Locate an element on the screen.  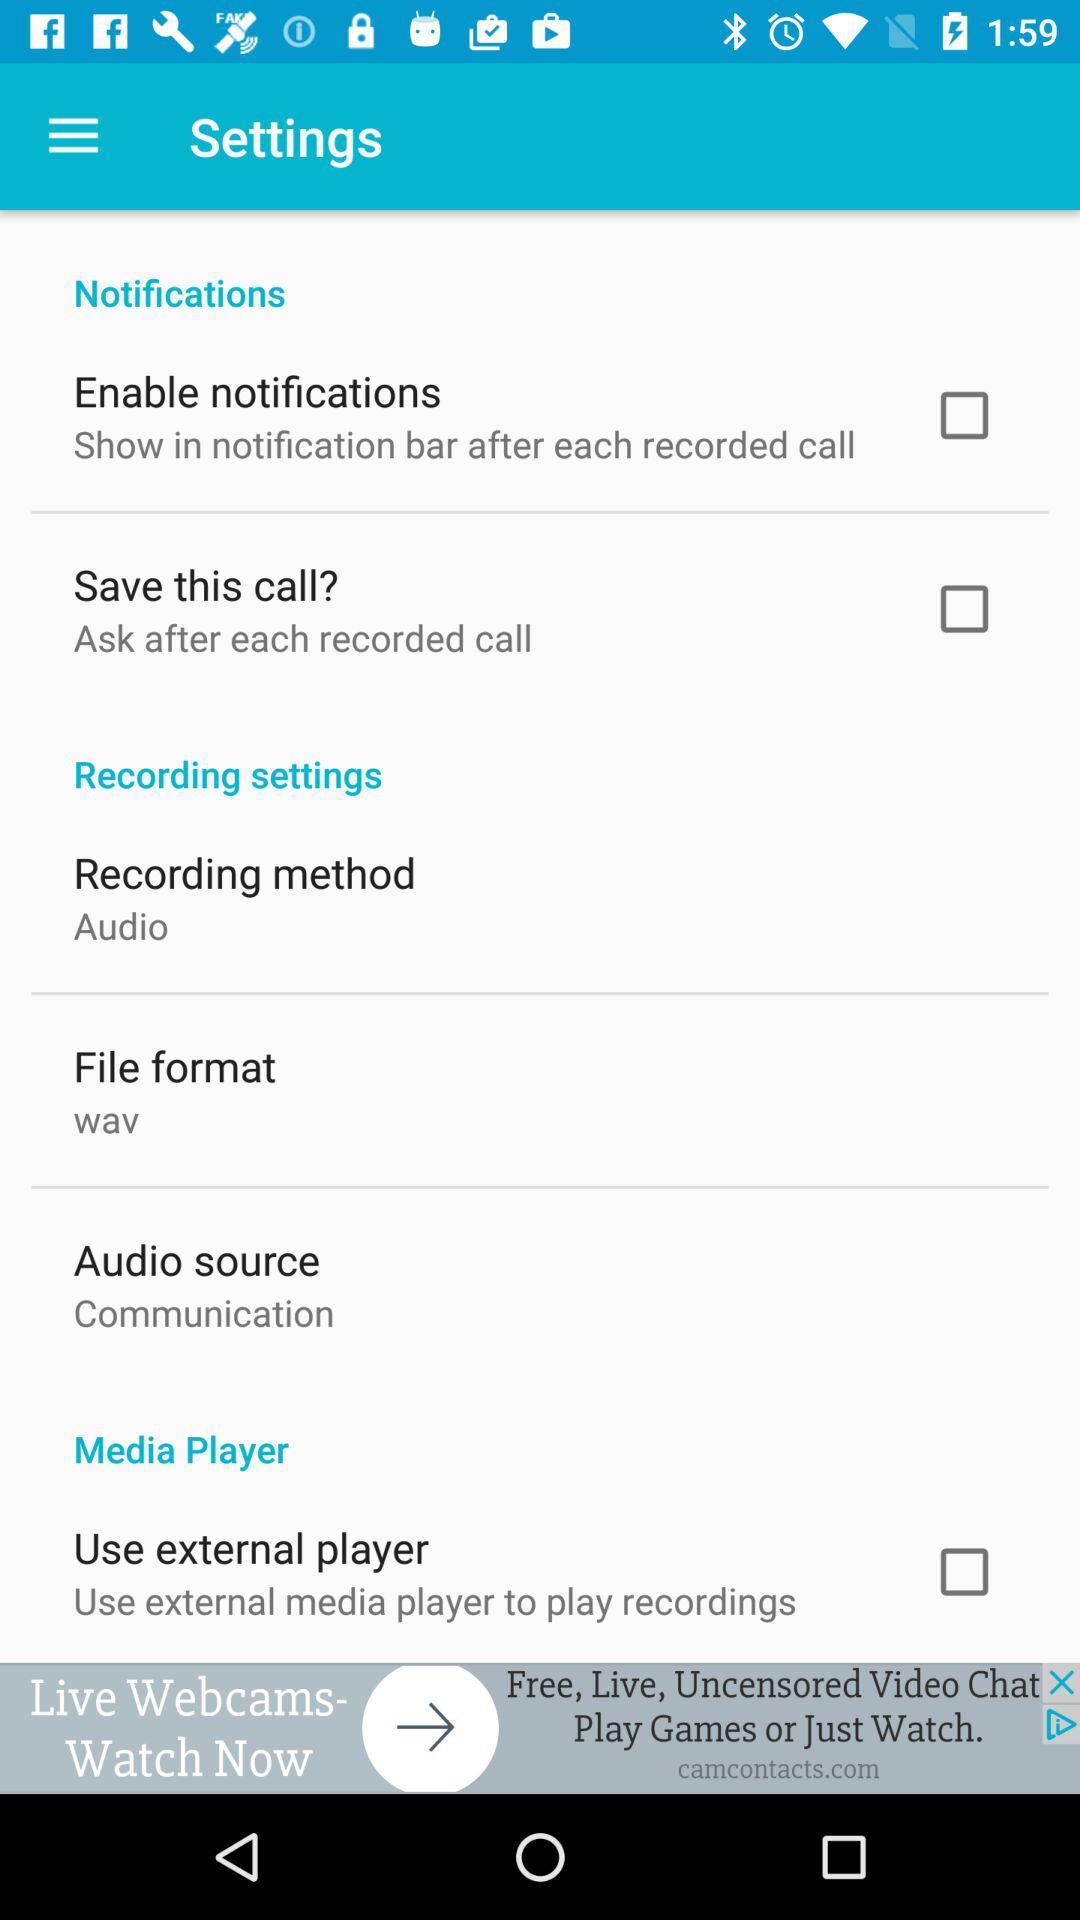
icon above the save this call? item is located at coordinates (464, 438).